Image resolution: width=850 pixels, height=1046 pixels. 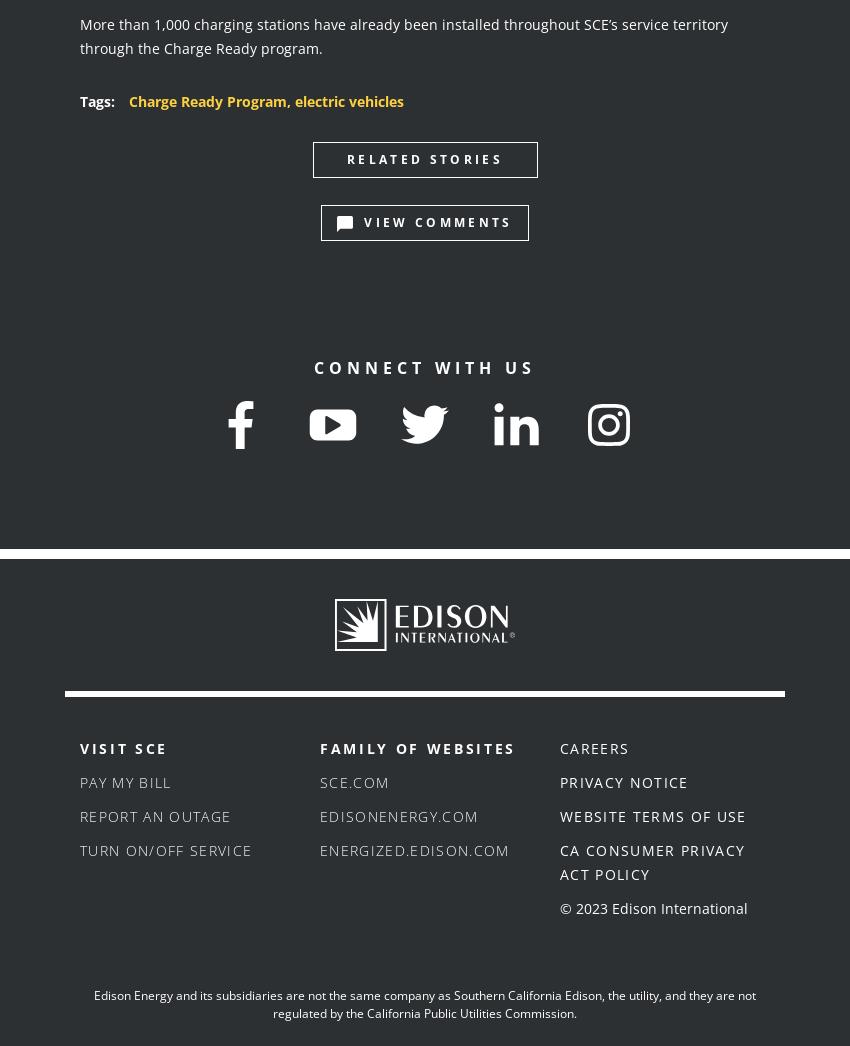 I want to click on 'Family of Websites', so click(x=418, y=747).